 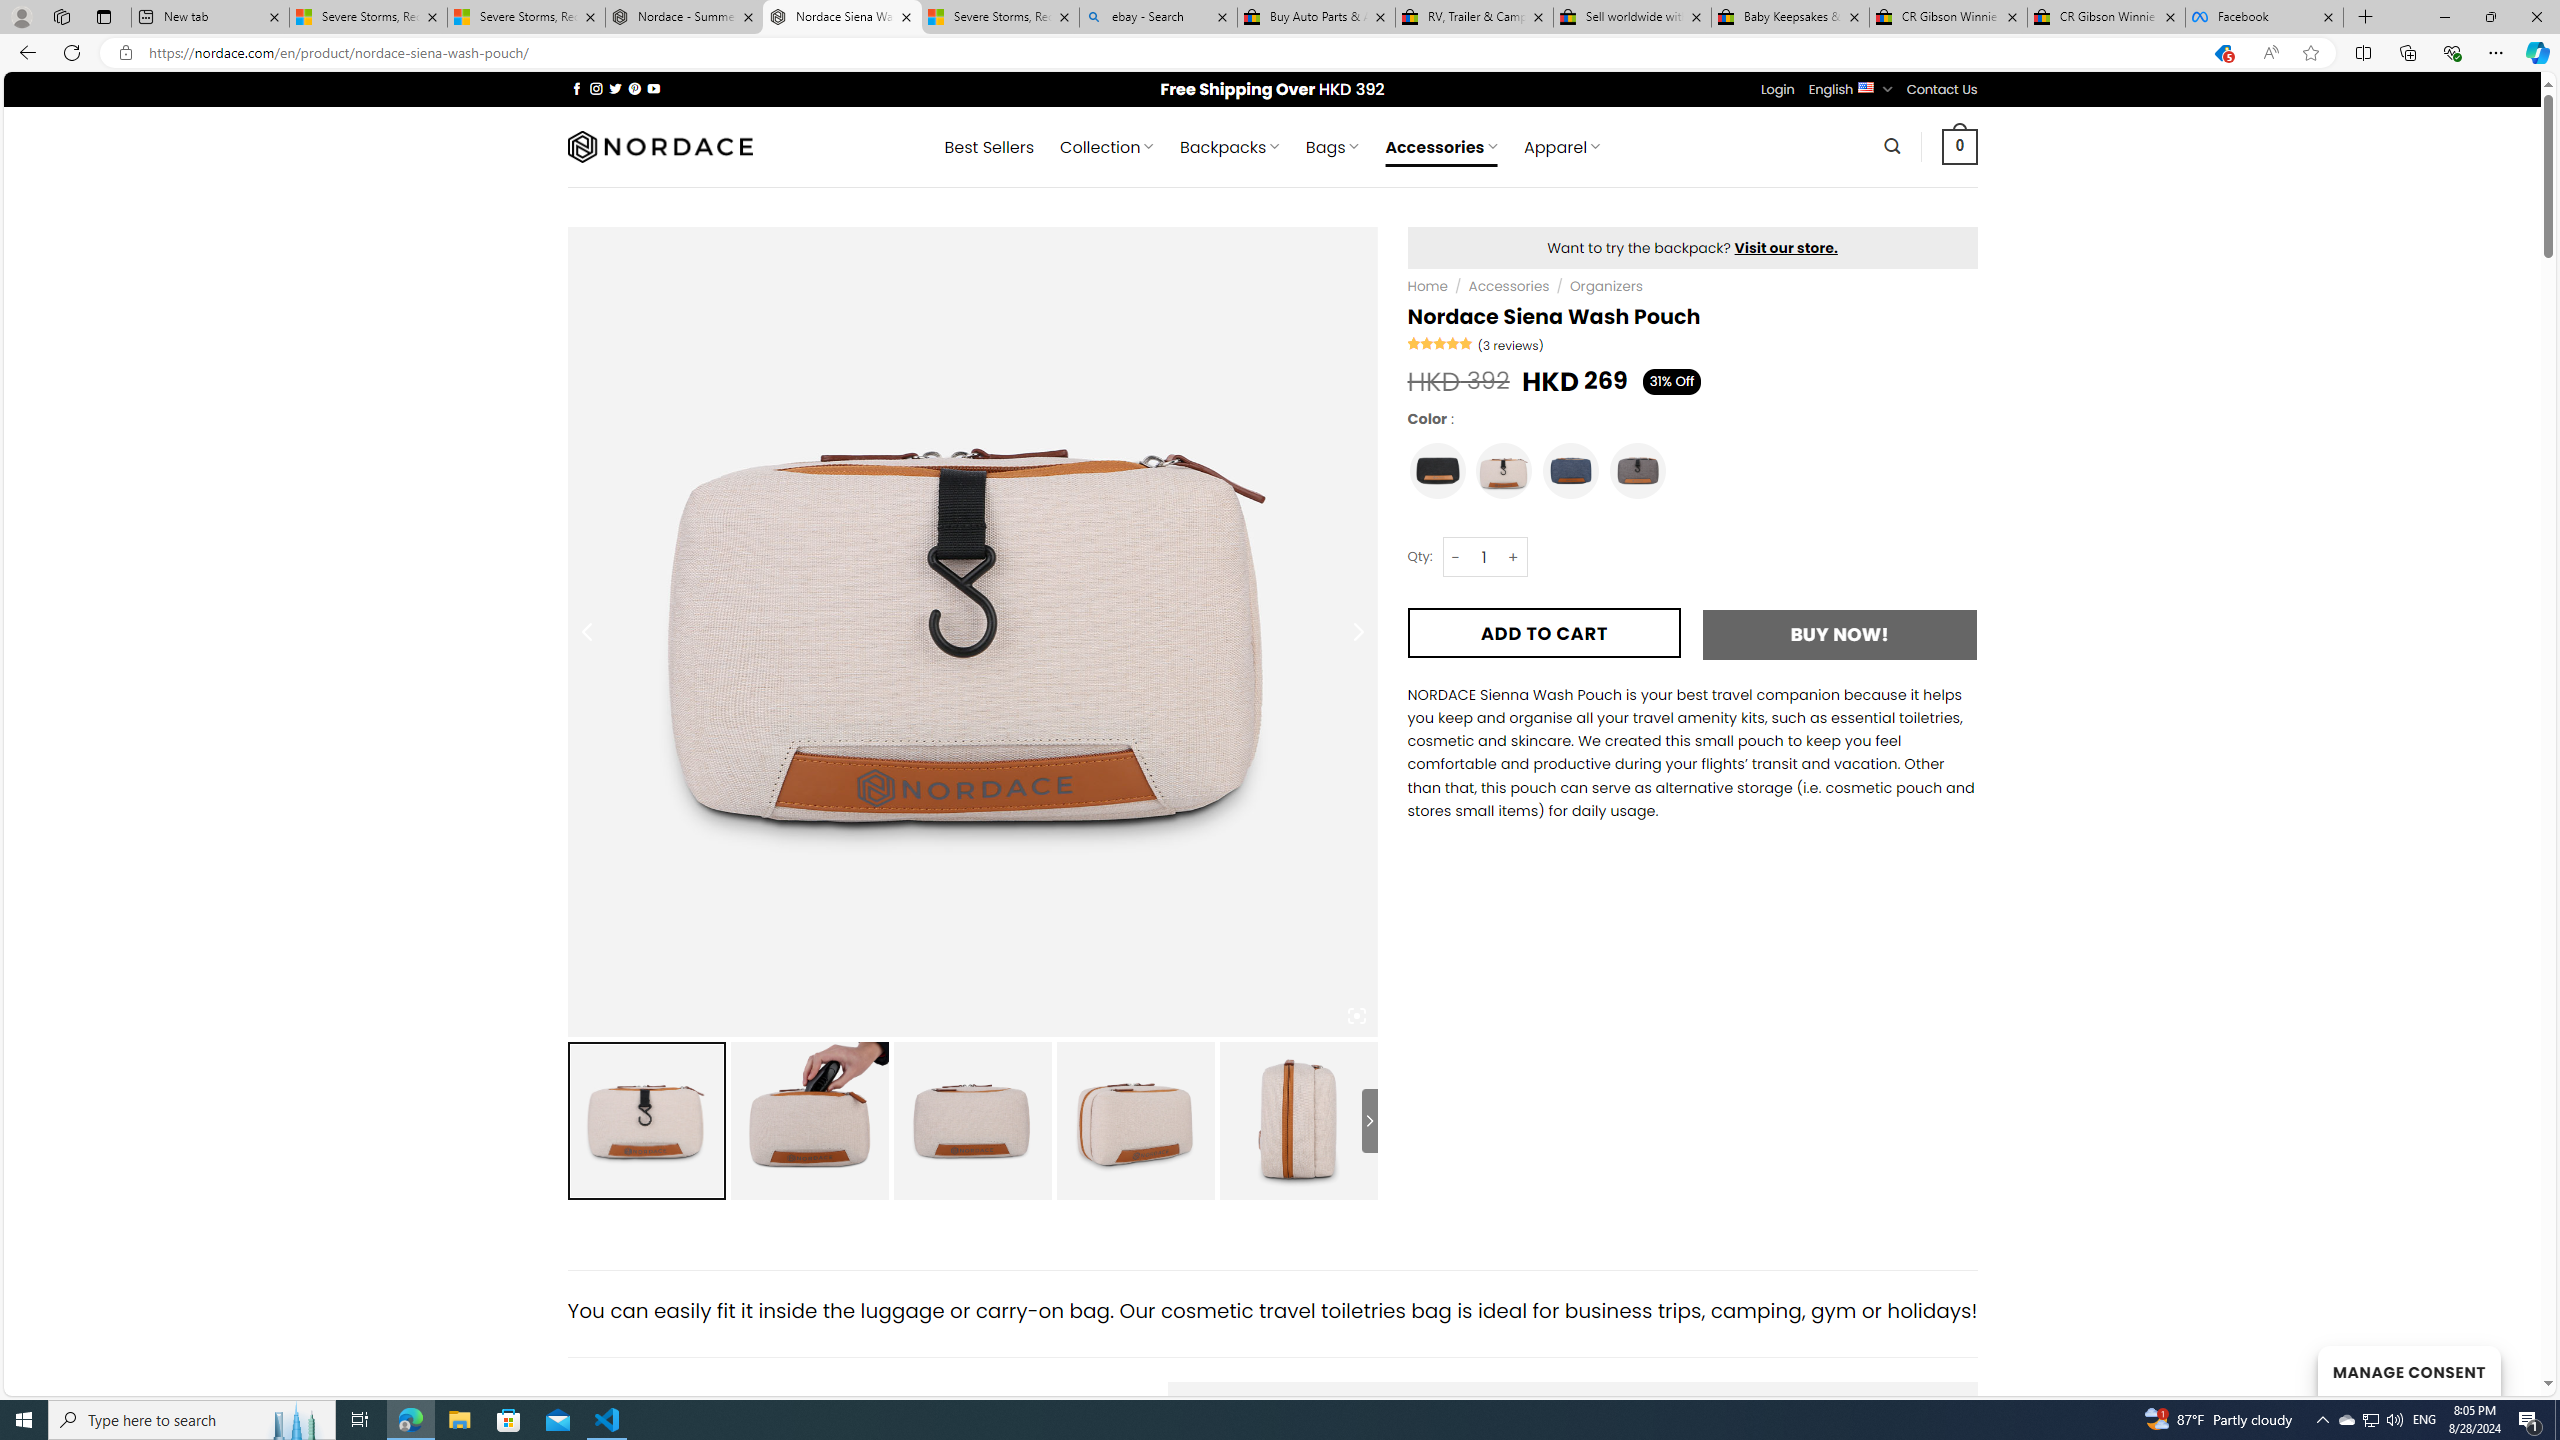 I want to click on 'MANAGE CONSENT', so click(x=2408, y=1370).